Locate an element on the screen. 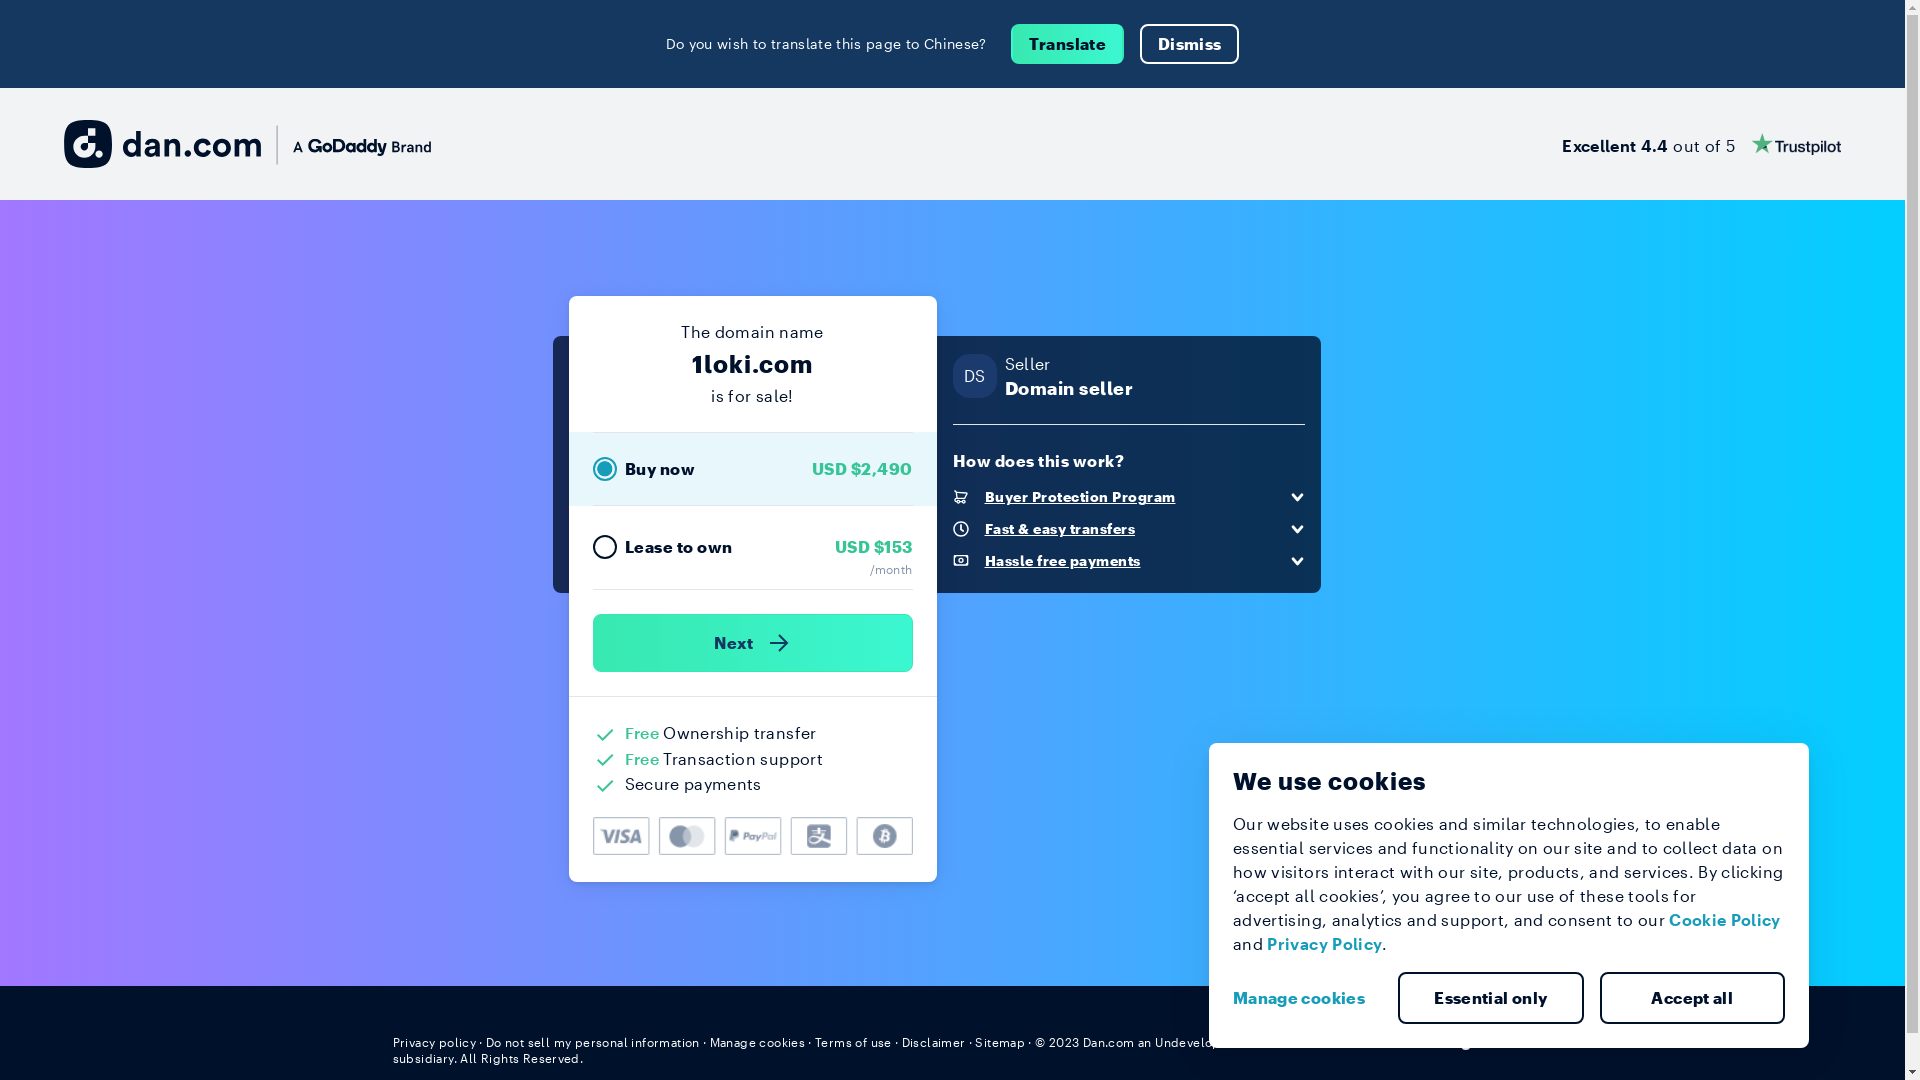 This screenshot has width=1920, height=1080. 'Do not sell my personal information' is located at coordinates (592, 1040).